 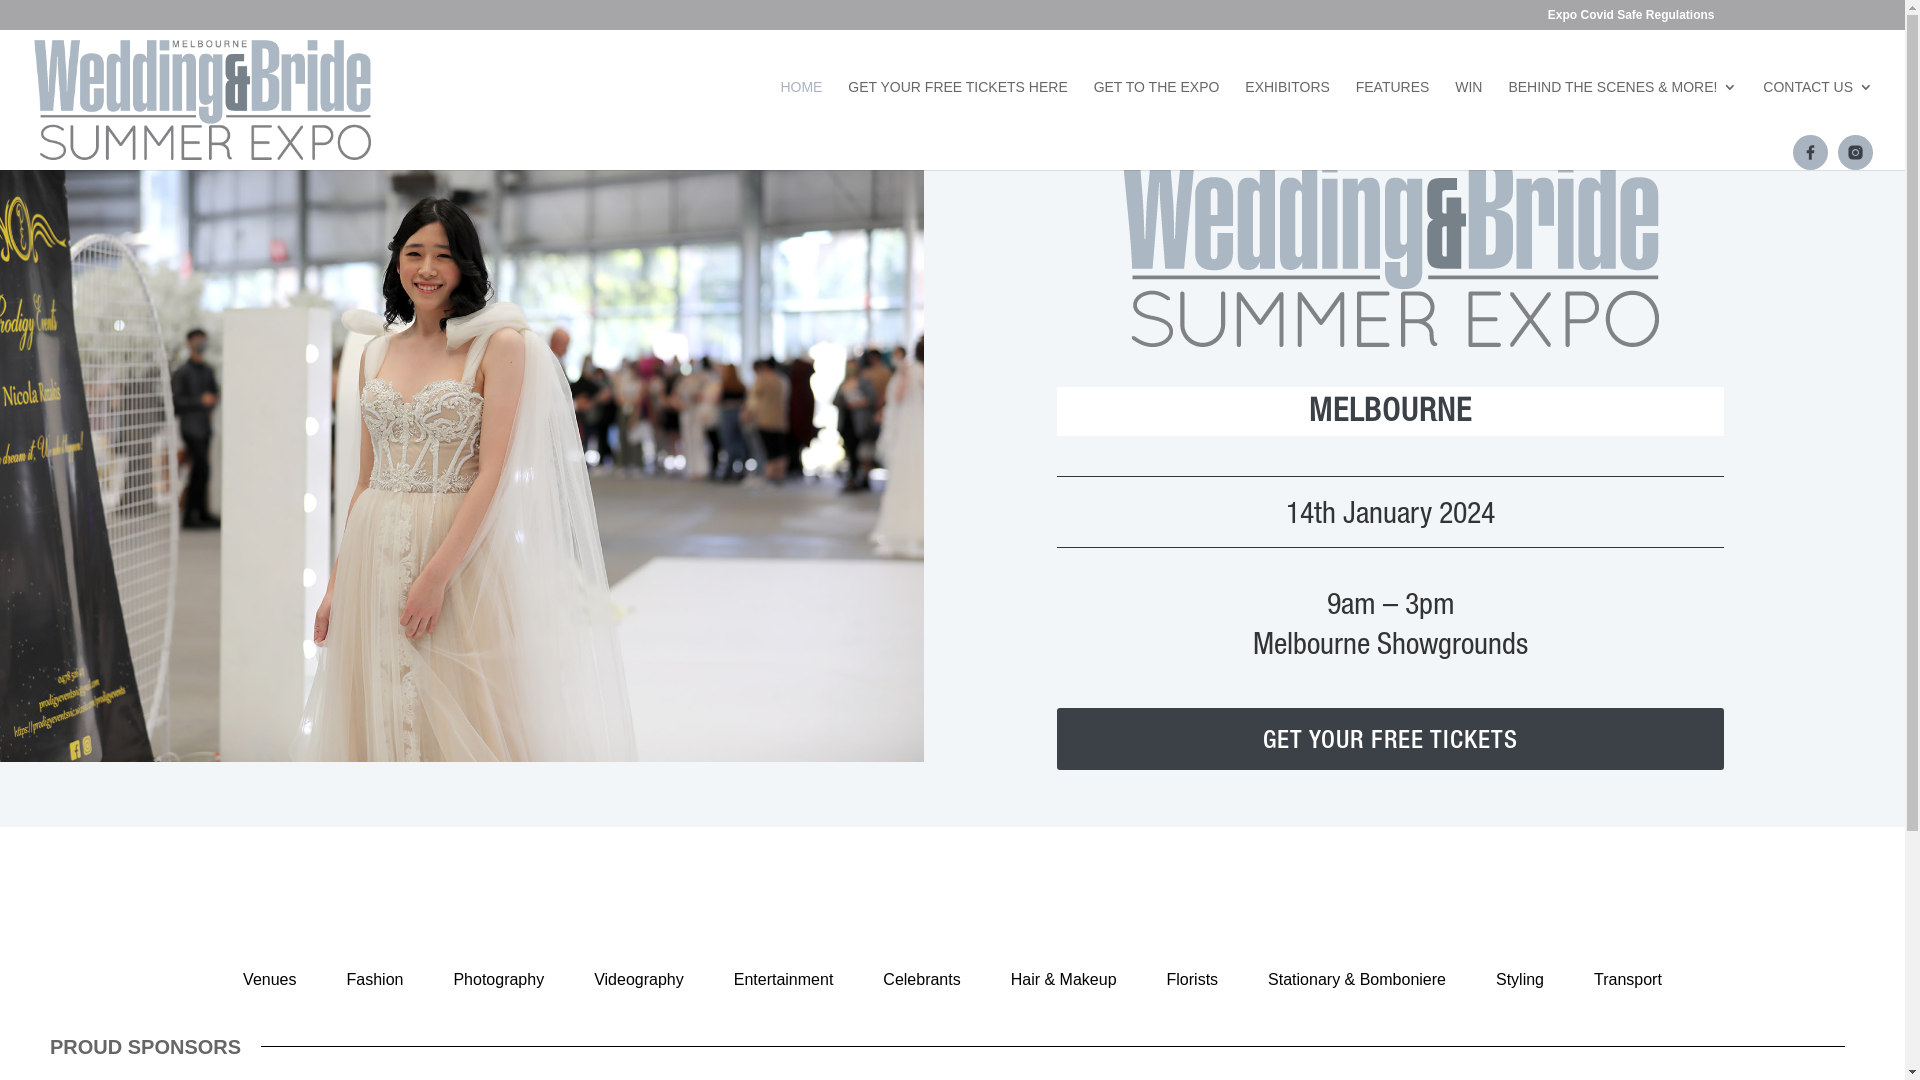 I want to click on 'CONTACT US', so click(x=1762, y=111).